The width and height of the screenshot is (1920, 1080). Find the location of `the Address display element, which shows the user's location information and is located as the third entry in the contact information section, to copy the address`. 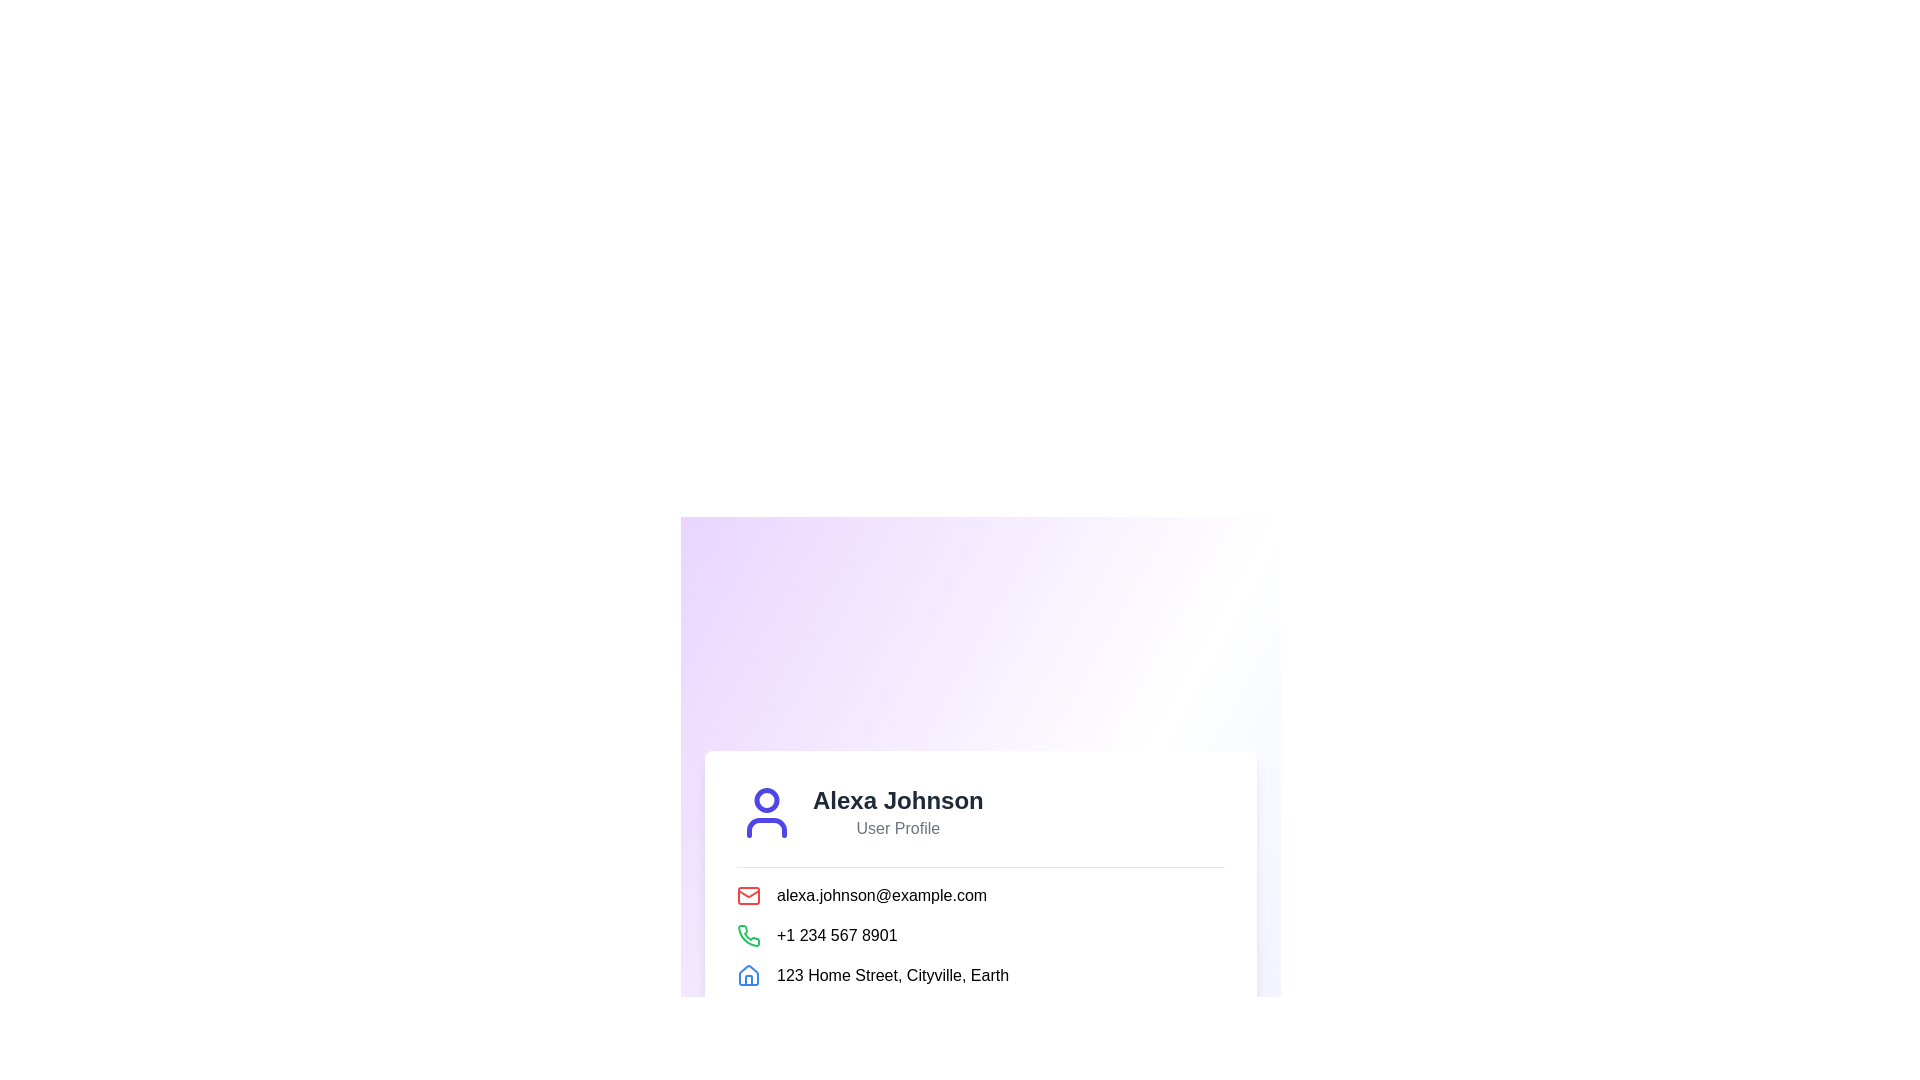

the Address display element, which shows the user's location information and is located as the third entry in the contact information section, to copy the address is located at coordinates (980, 974).